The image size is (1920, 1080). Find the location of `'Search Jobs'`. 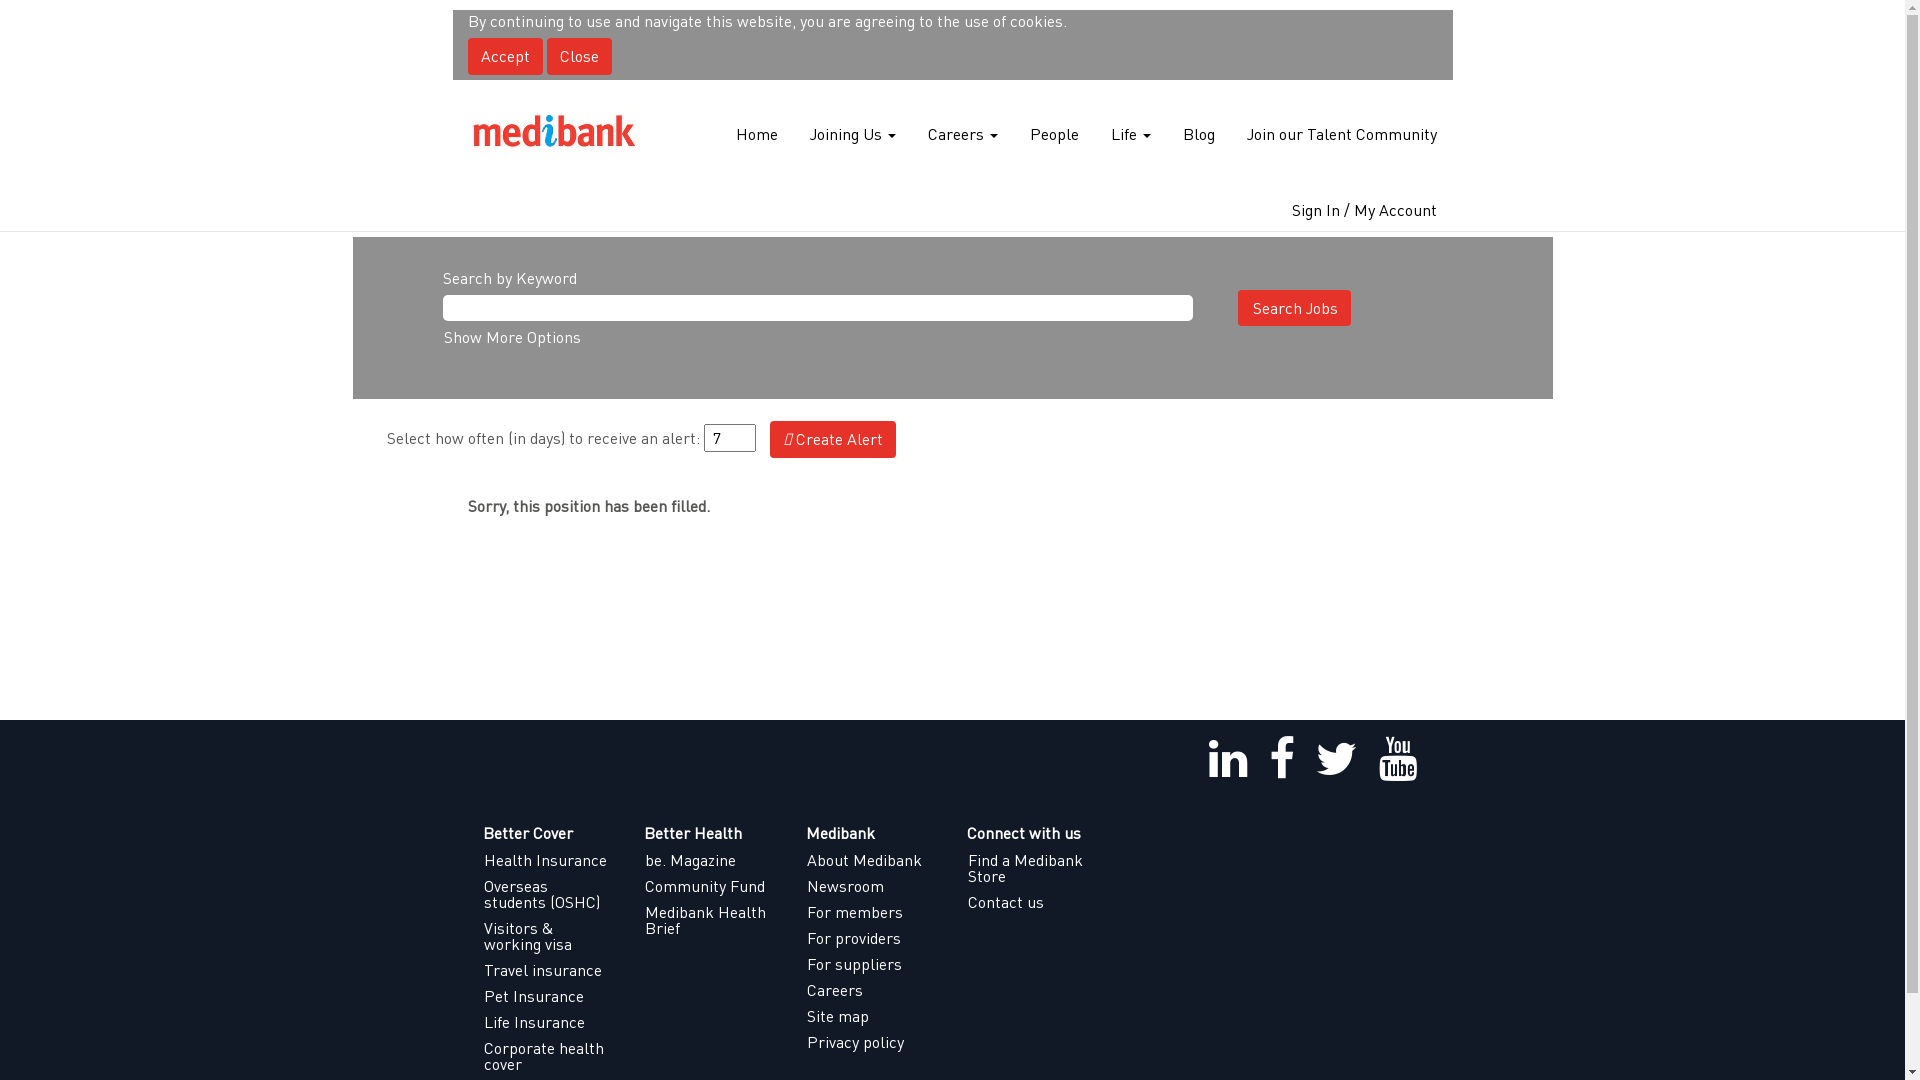

'Search Jobs' is located at coordinates (1294, 308).